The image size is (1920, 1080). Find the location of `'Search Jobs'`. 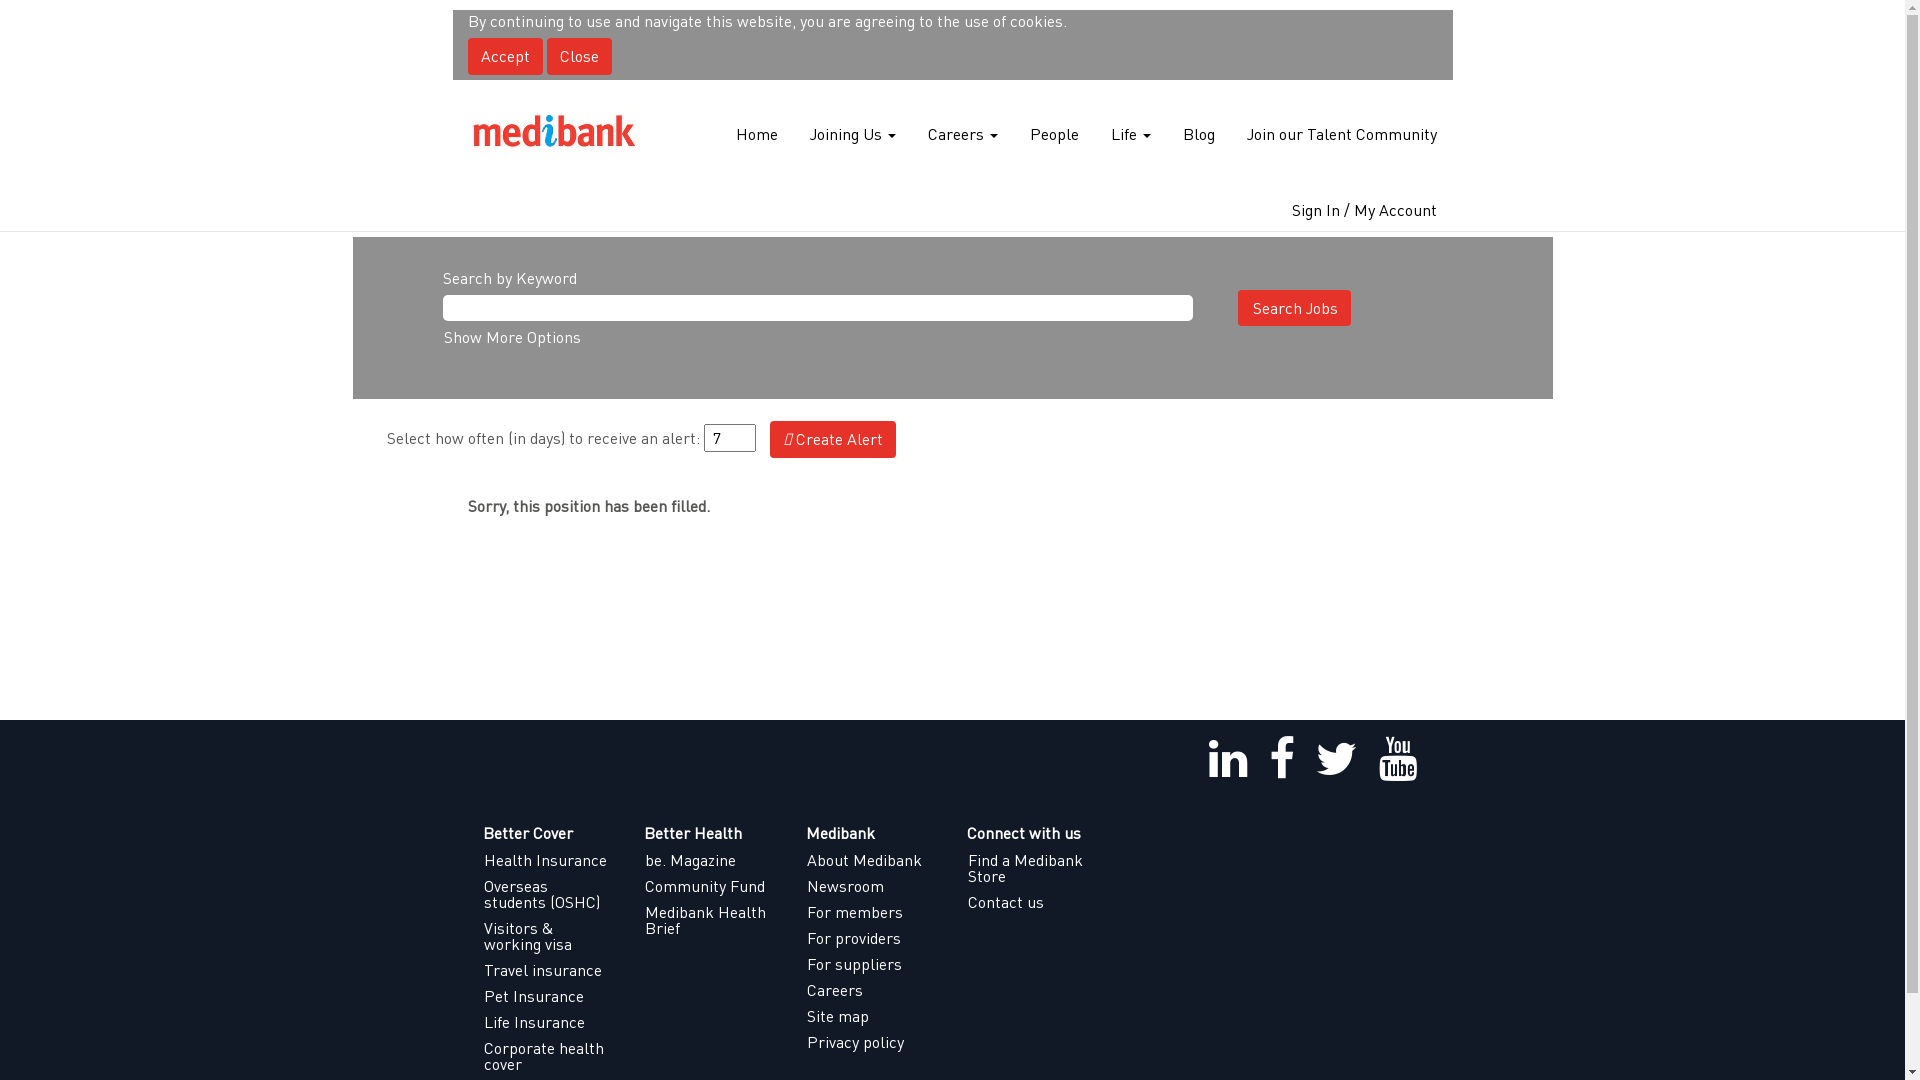

'Search Jobs' is located at coordinates (1294, 308).